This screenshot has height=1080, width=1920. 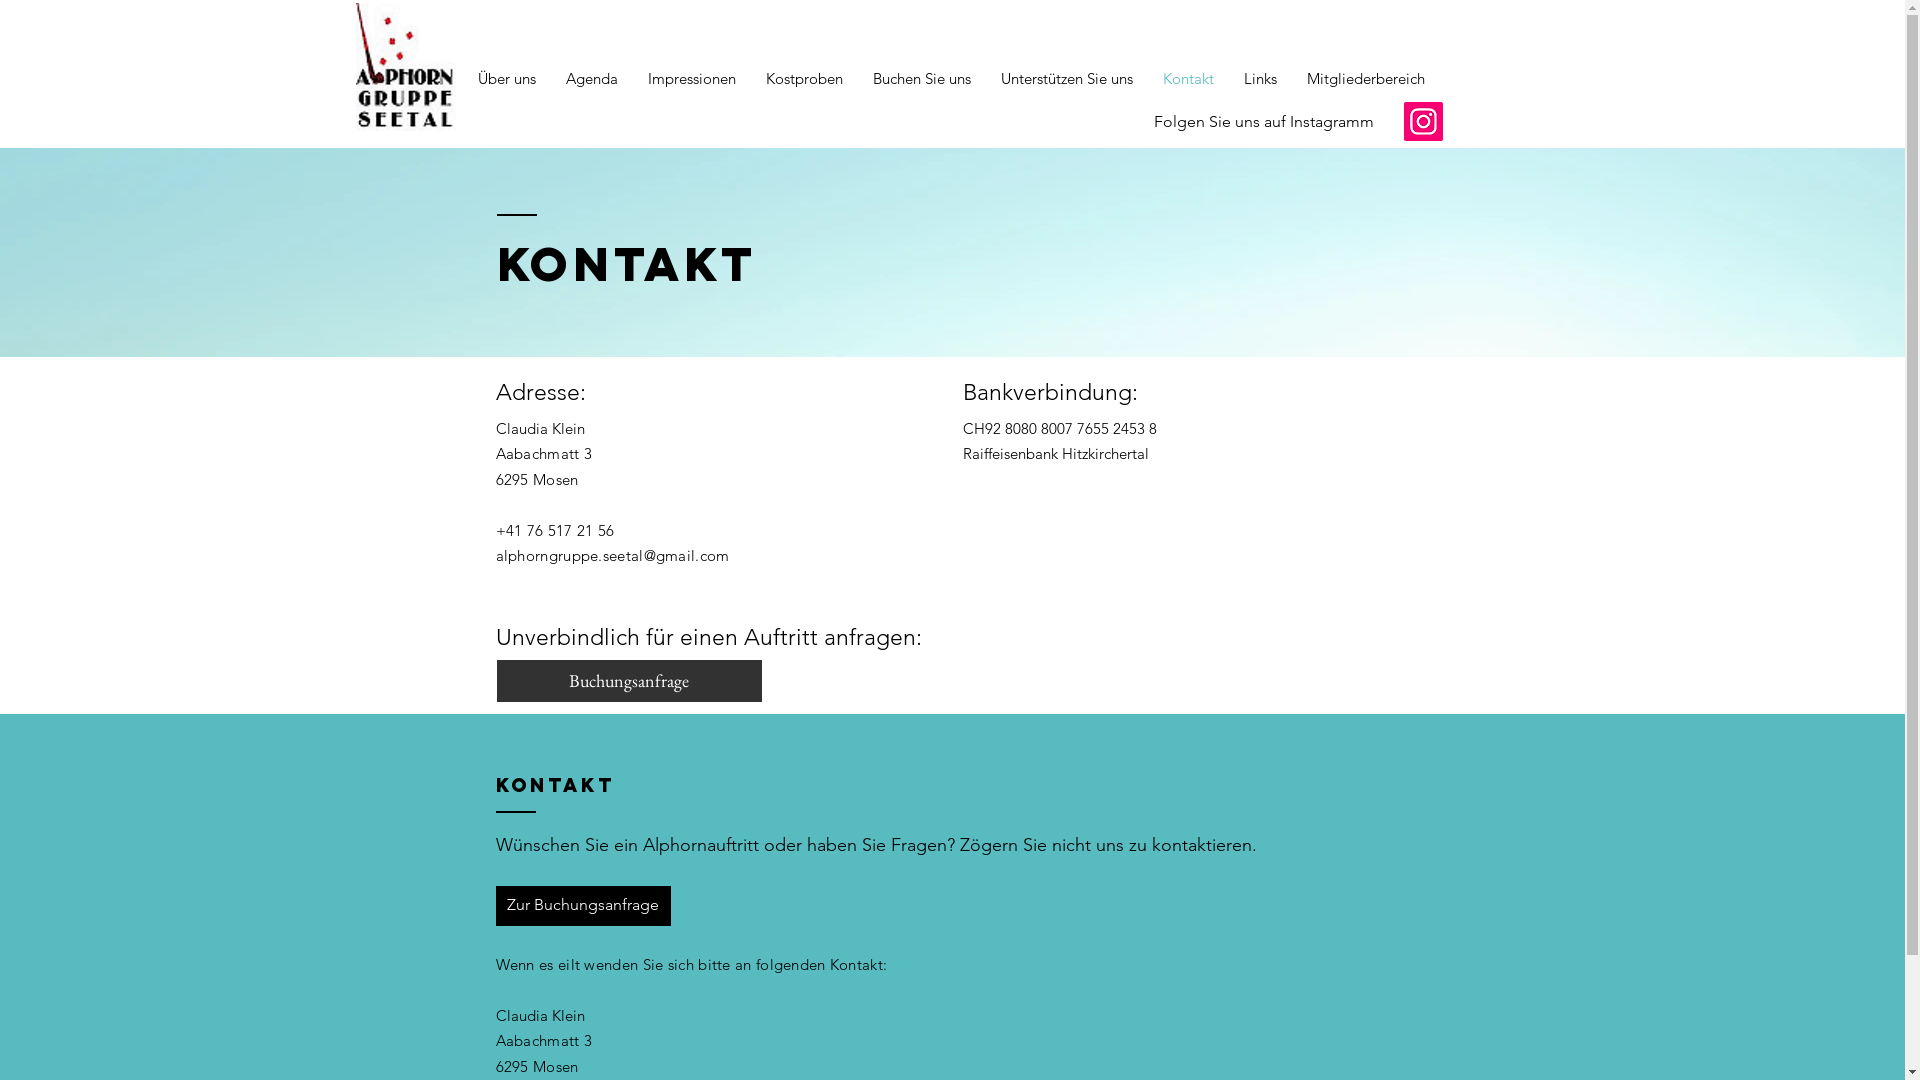 What do you see at coordinates (1291, 77) in the screenshot?
I see `'Mitgliederbereich'` at bounding box center [1291, 77].